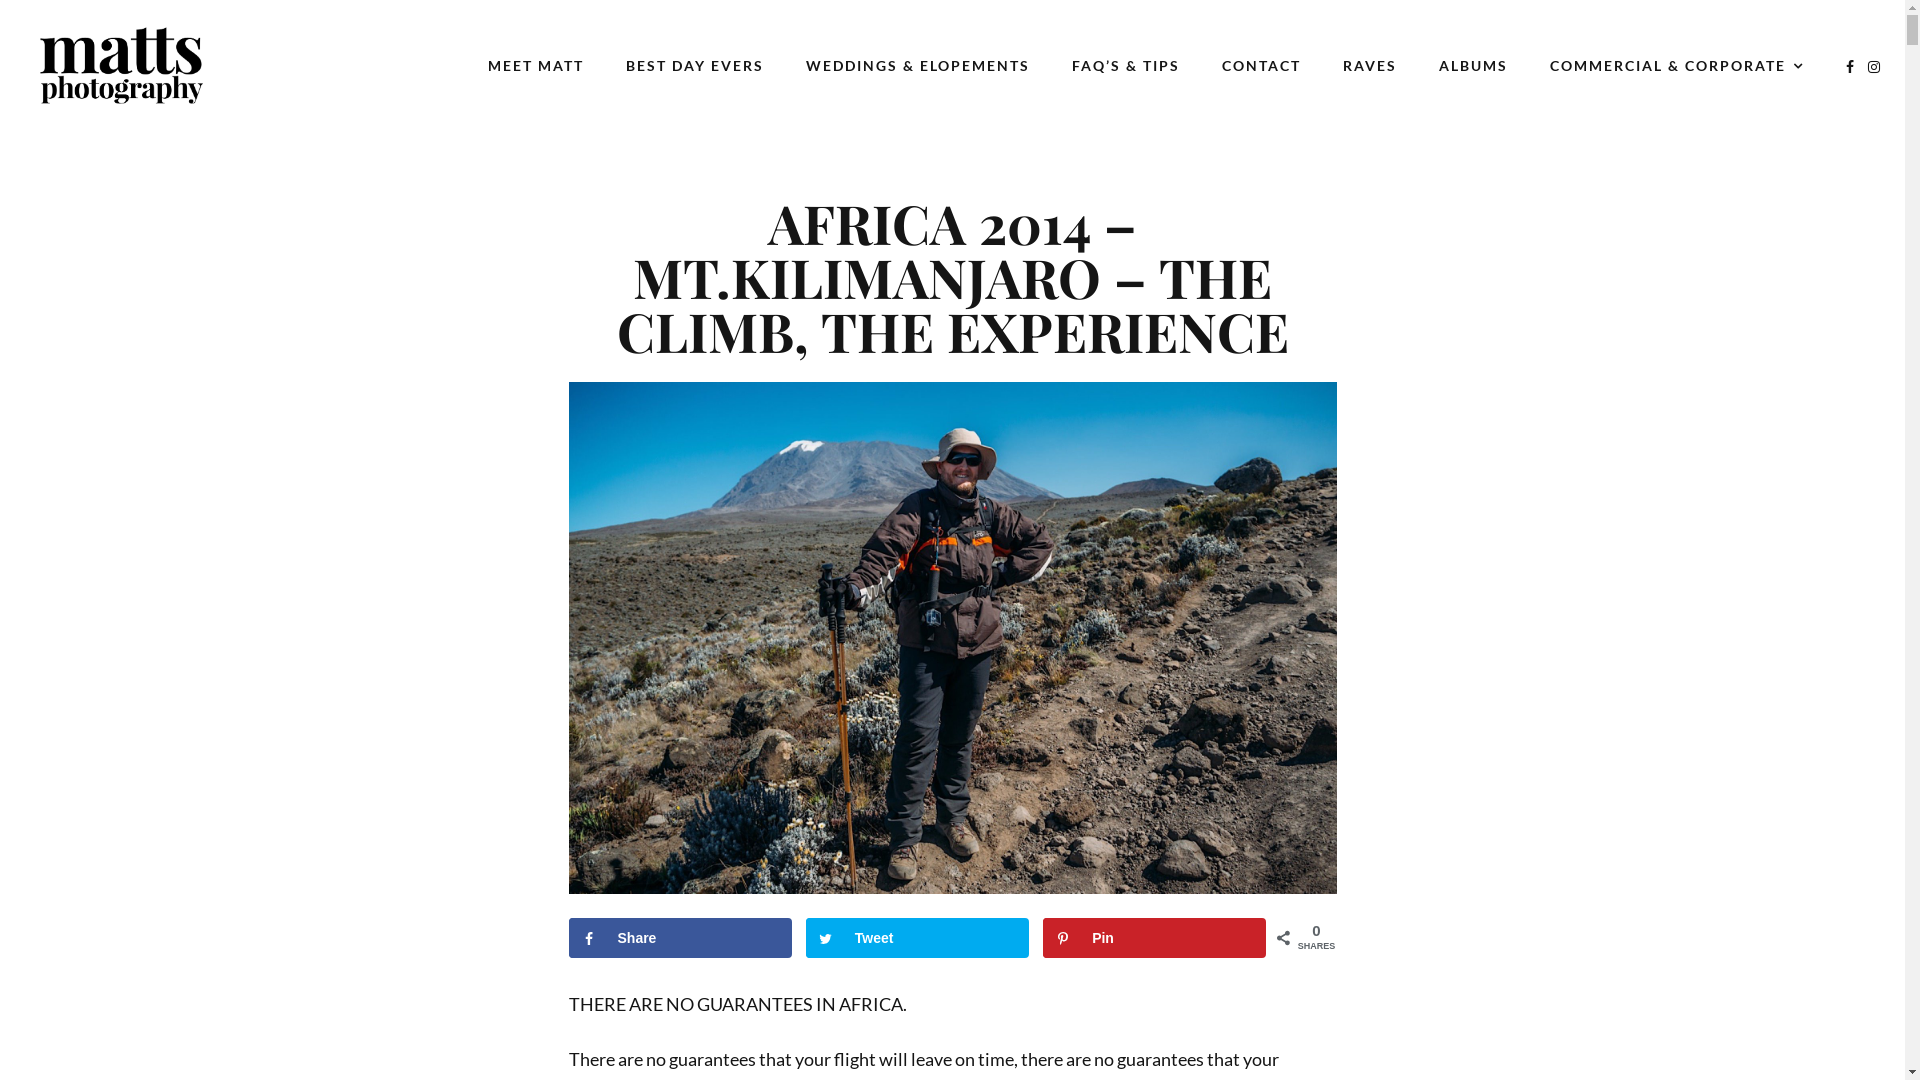 The width and height of the screenshot is (1920, 1080). I want to click on 'WEDDINGS & ELOPEMENTS', so click(916, 64).